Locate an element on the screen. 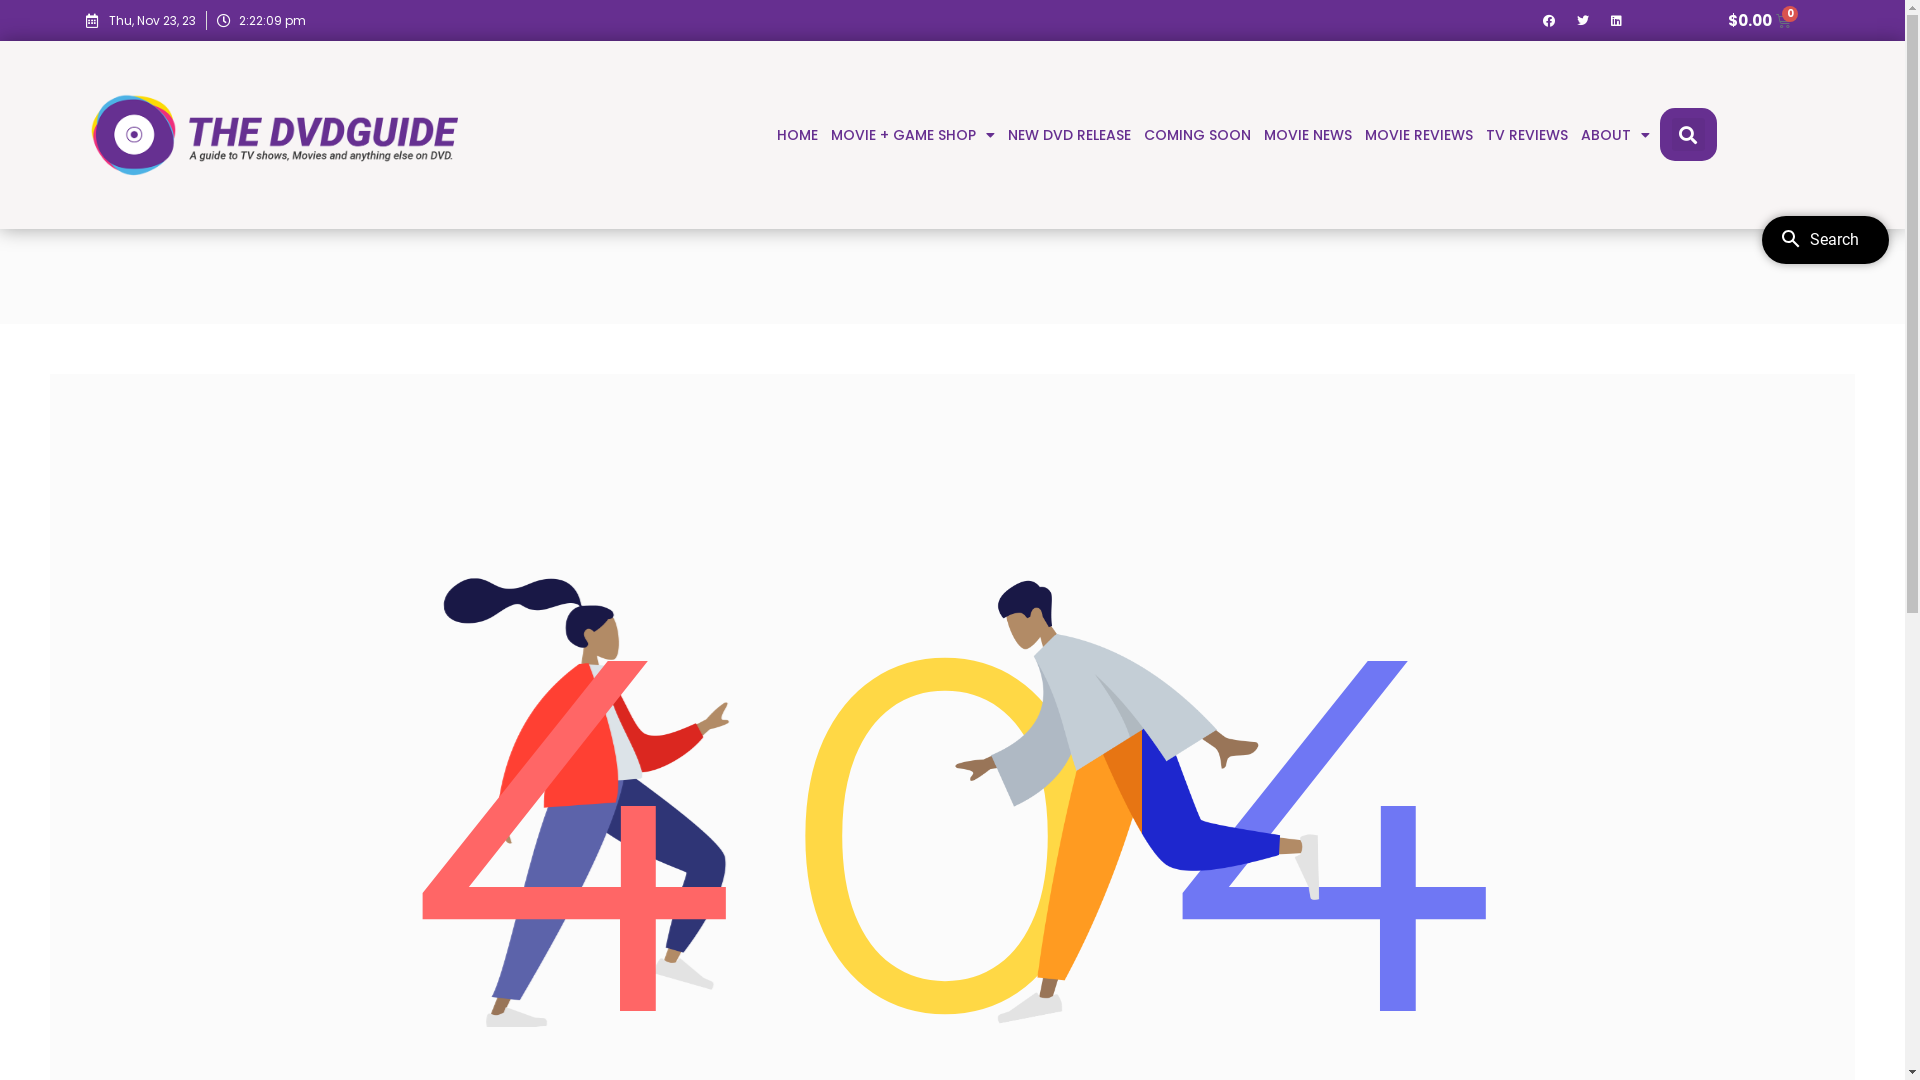  '$0.00 is located at coordinates (1702, 20).